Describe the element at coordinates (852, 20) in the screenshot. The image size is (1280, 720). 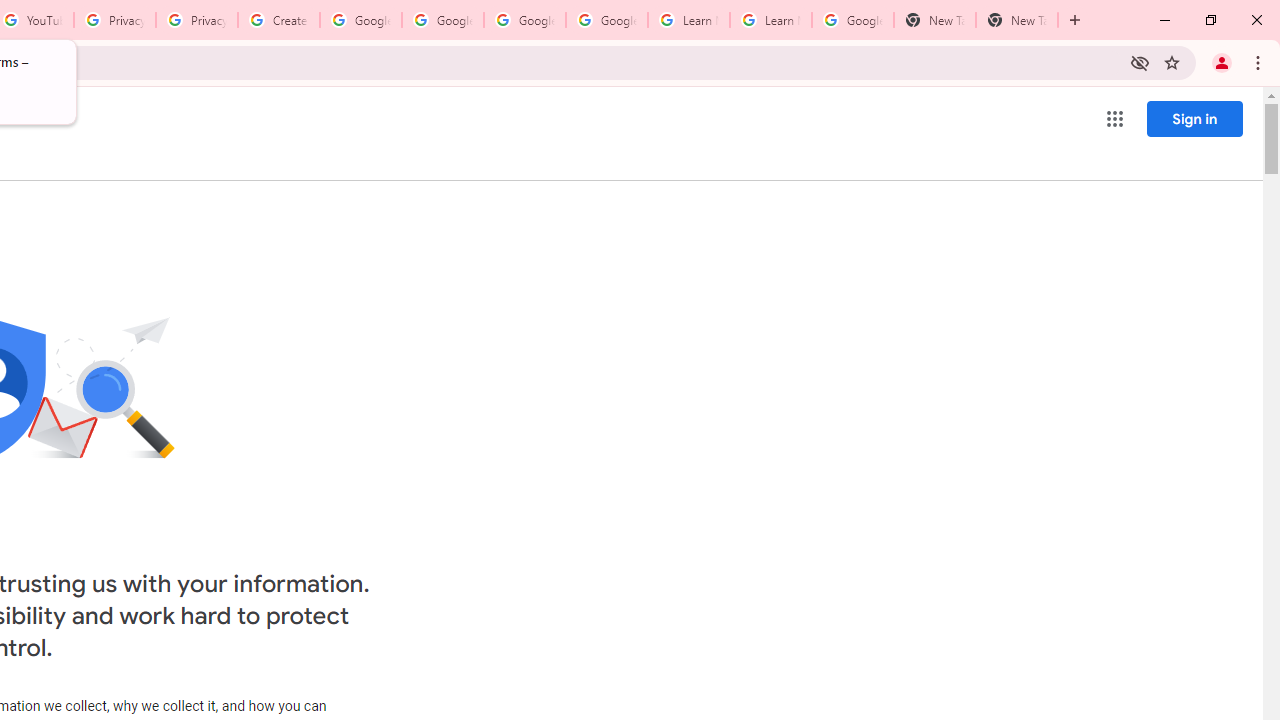
I see `'Google Account'` at that location.